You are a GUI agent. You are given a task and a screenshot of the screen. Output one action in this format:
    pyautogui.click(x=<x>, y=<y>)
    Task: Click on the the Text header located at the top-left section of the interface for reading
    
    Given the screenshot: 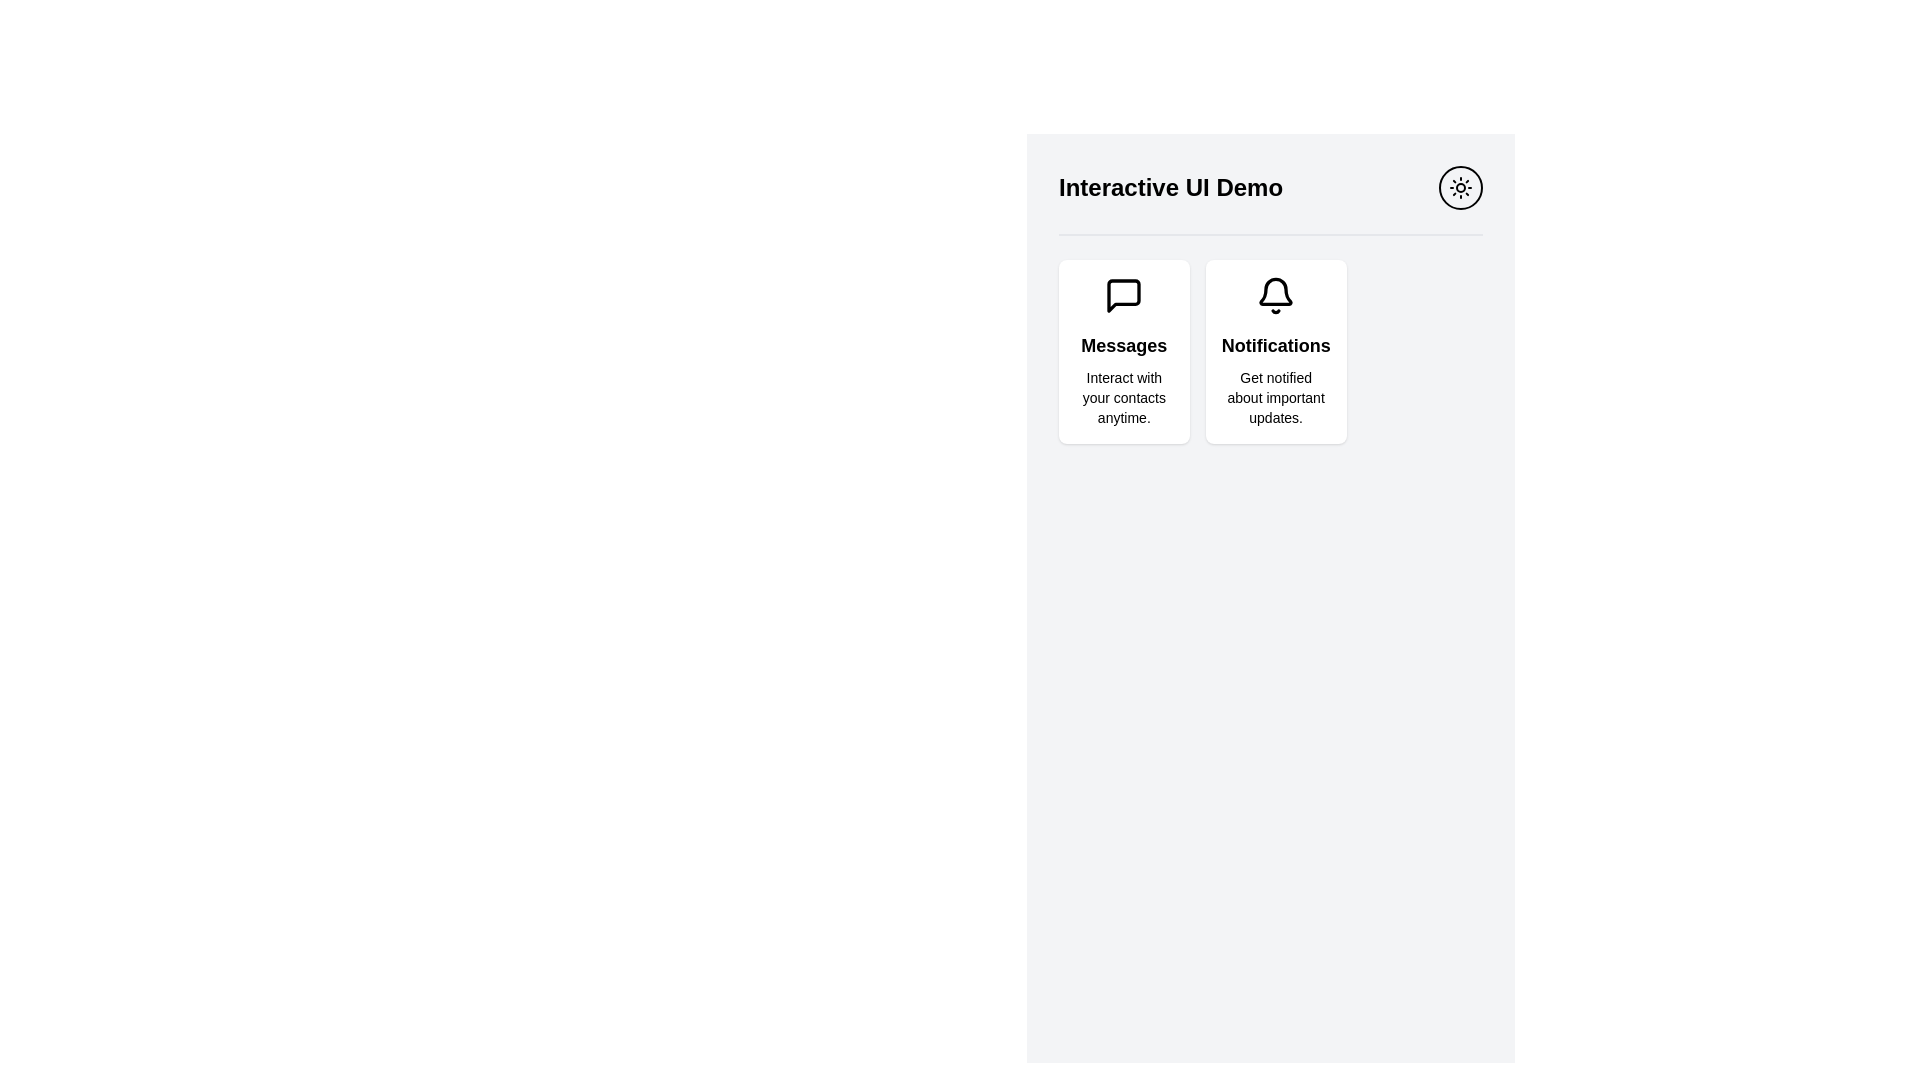 What is the action you would take?
    pyautogui.click(x=1171, y=188)
    